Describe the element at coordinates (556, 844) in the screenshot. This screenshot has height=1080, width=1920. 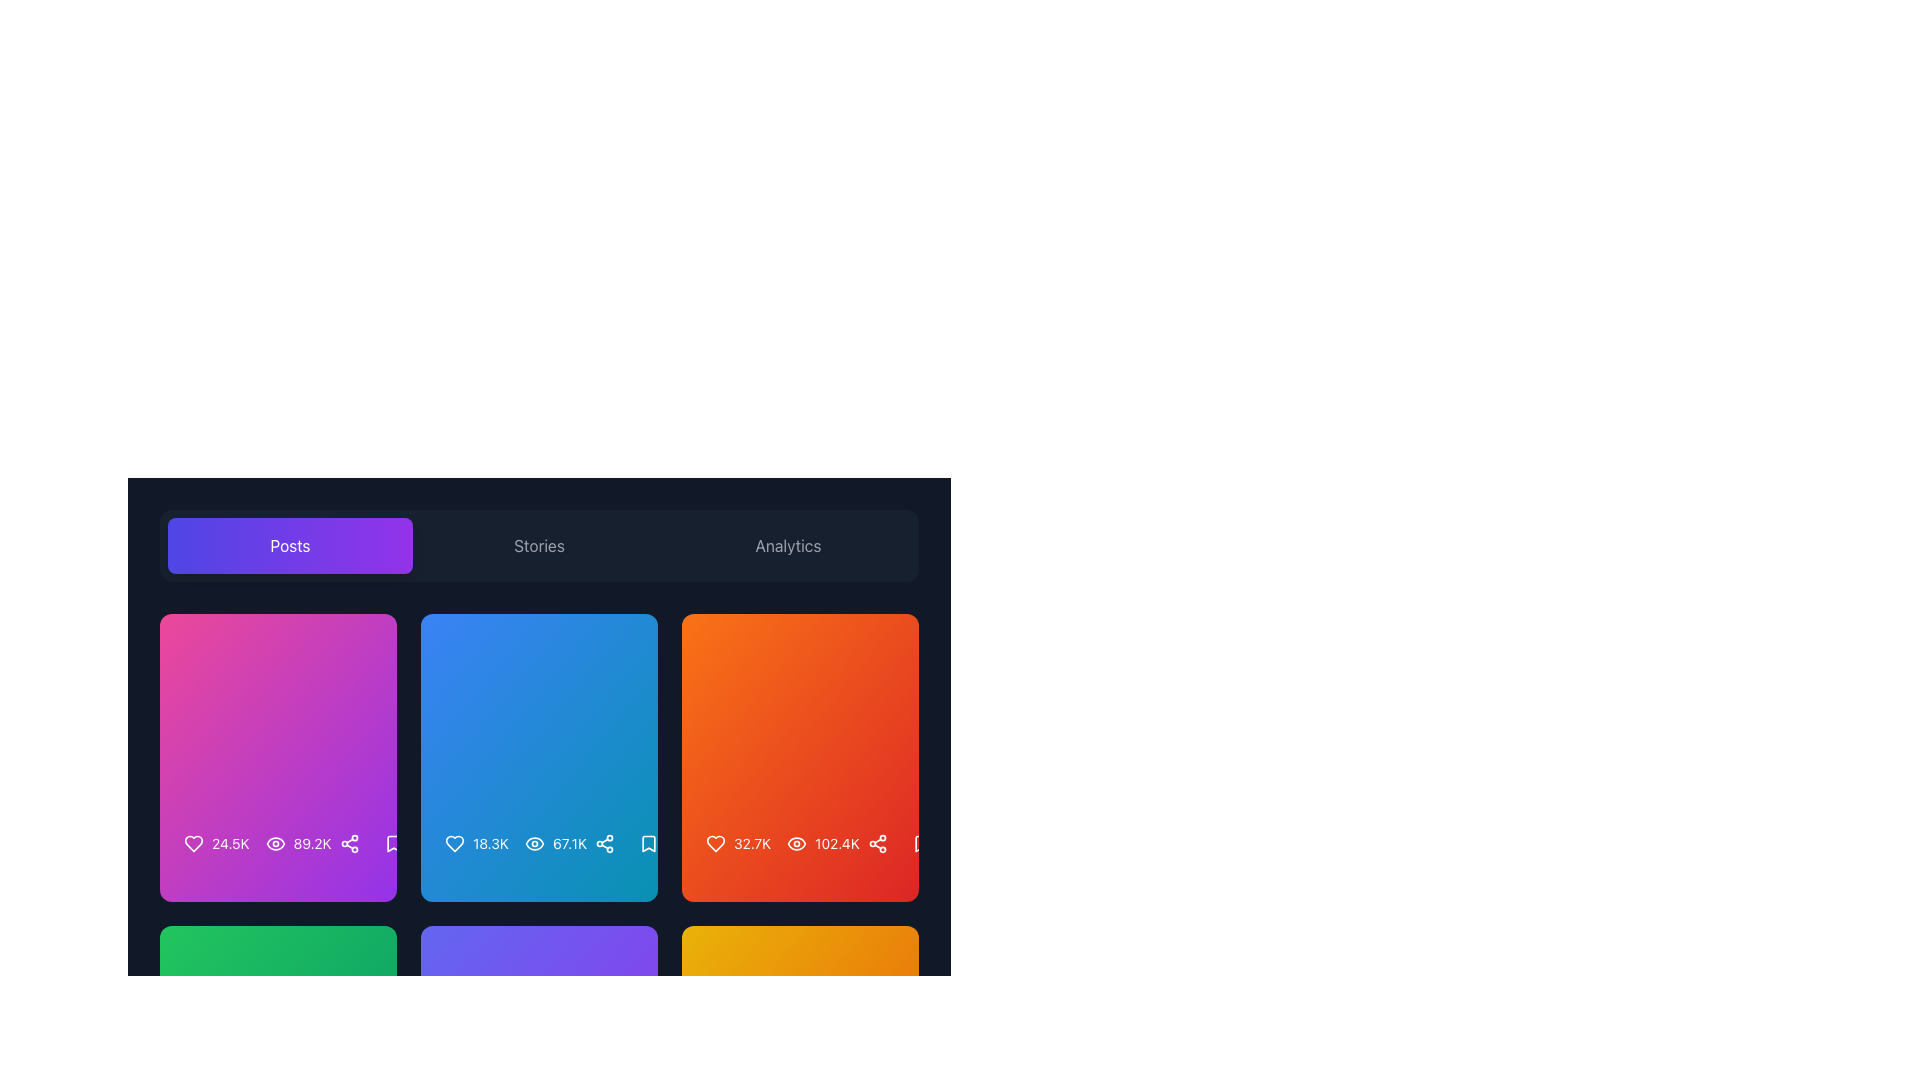
I see `the text label displaying the number of views or impressions, which is located in the second column of the second row of a card-like structure with a blue background` at that location.